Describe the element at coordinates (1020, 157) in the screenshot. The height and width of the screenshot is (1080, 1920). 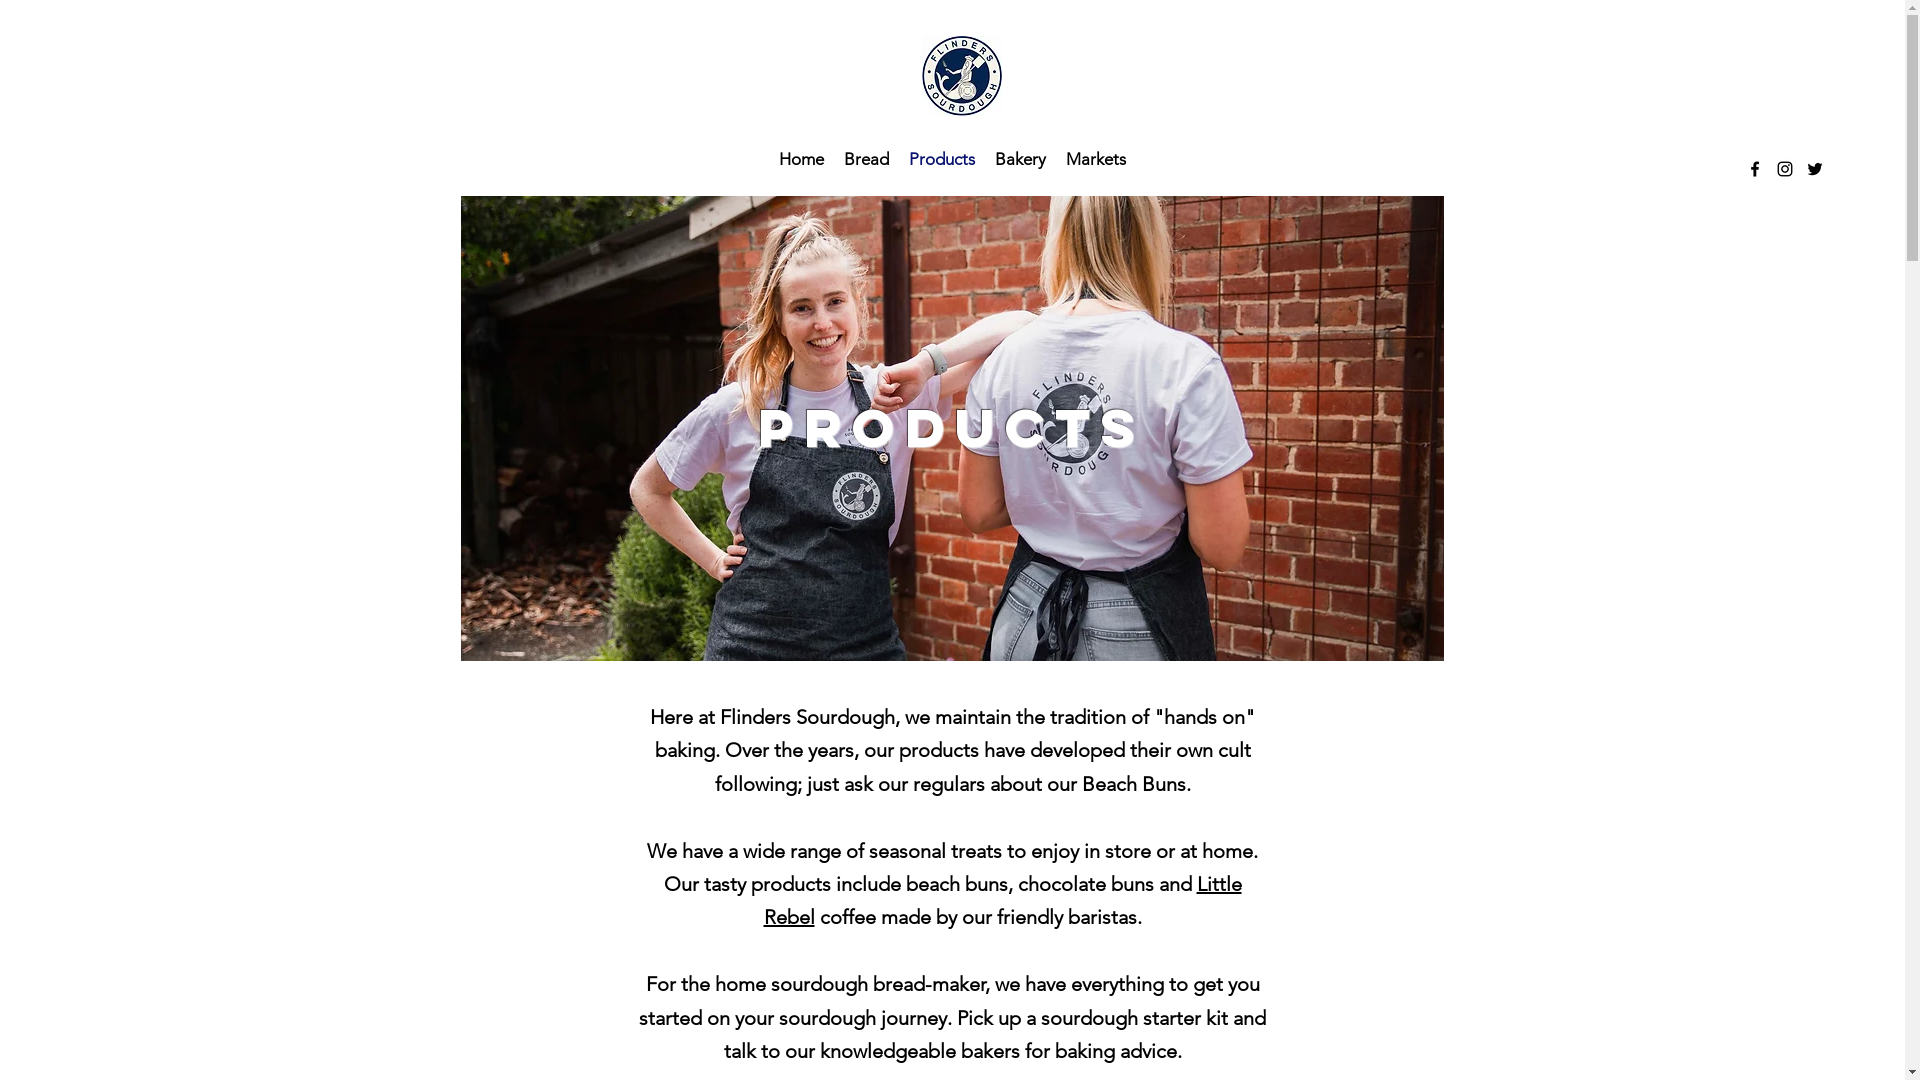
I see `'Bakery'` at that location.